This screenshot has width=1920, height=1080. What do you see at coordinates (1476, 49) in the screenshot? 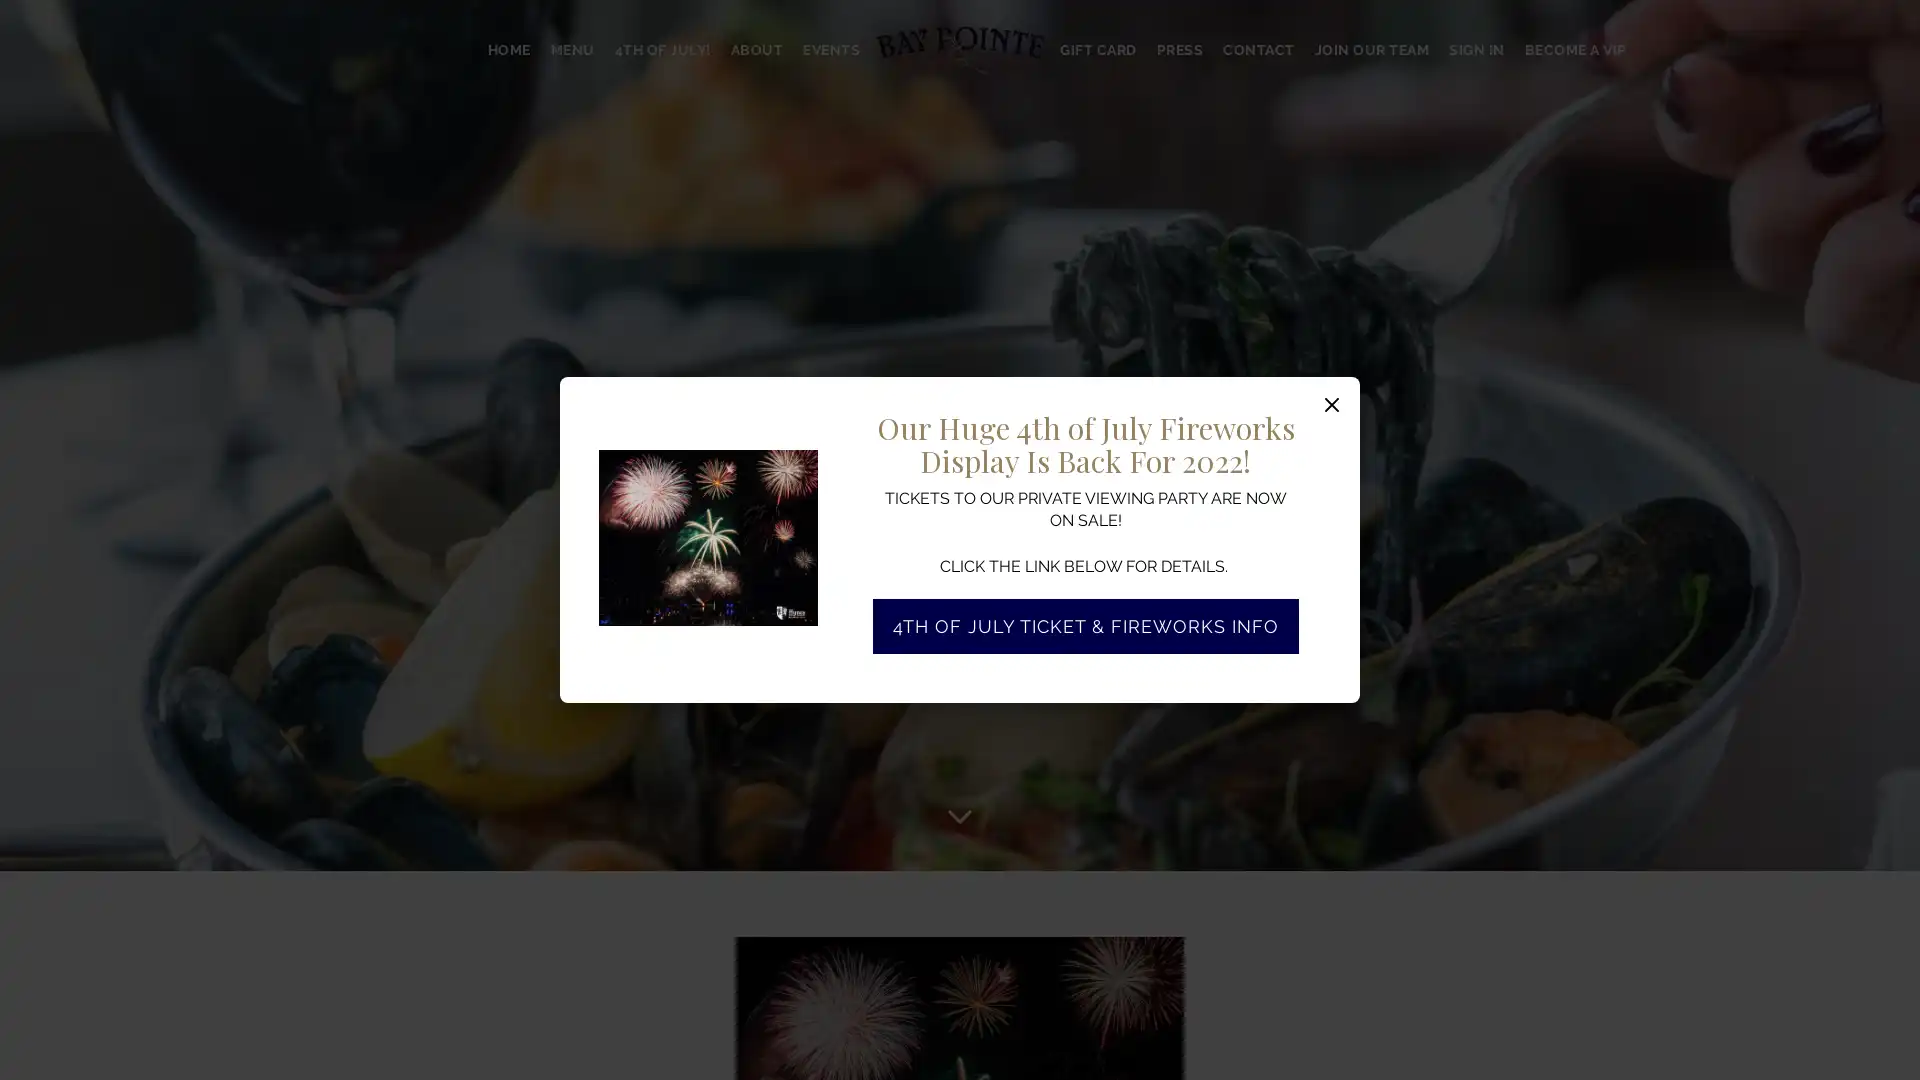
I see `SIGN IN` at bounding box center [1476, 49].